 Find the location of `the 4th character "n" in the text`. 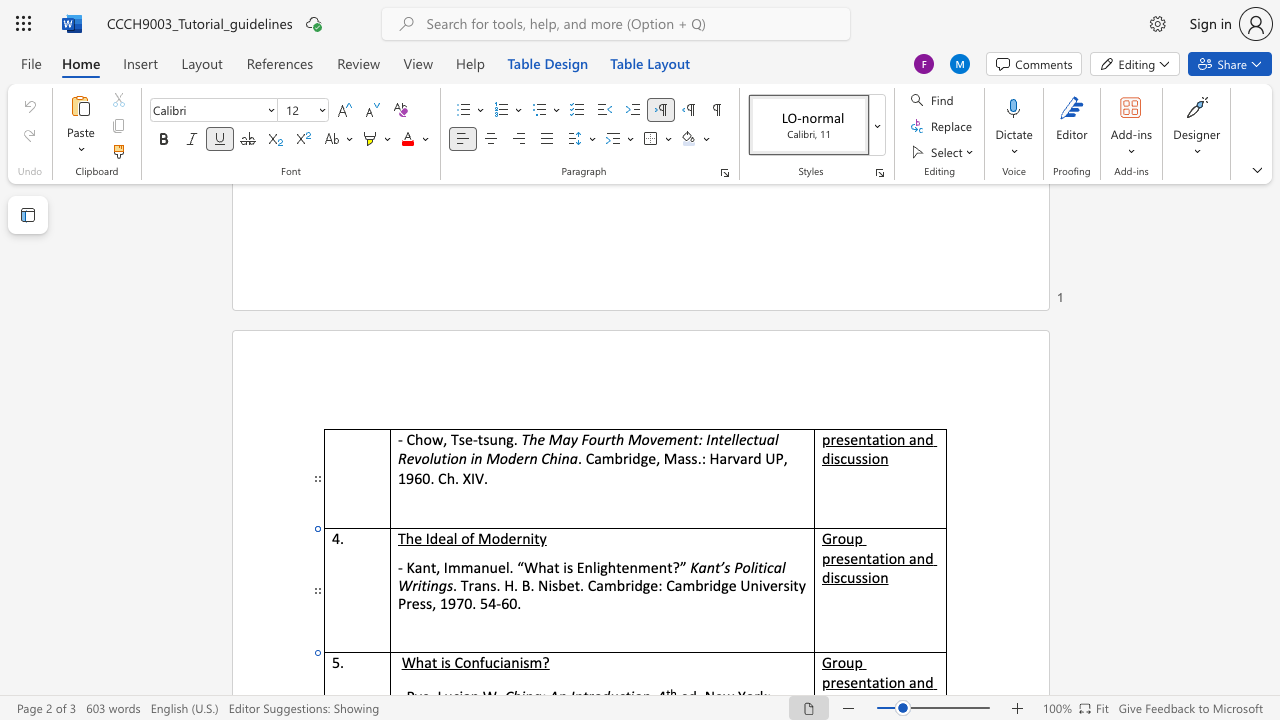

the 4th character "n" in the text is located at coordinates (883, 577).